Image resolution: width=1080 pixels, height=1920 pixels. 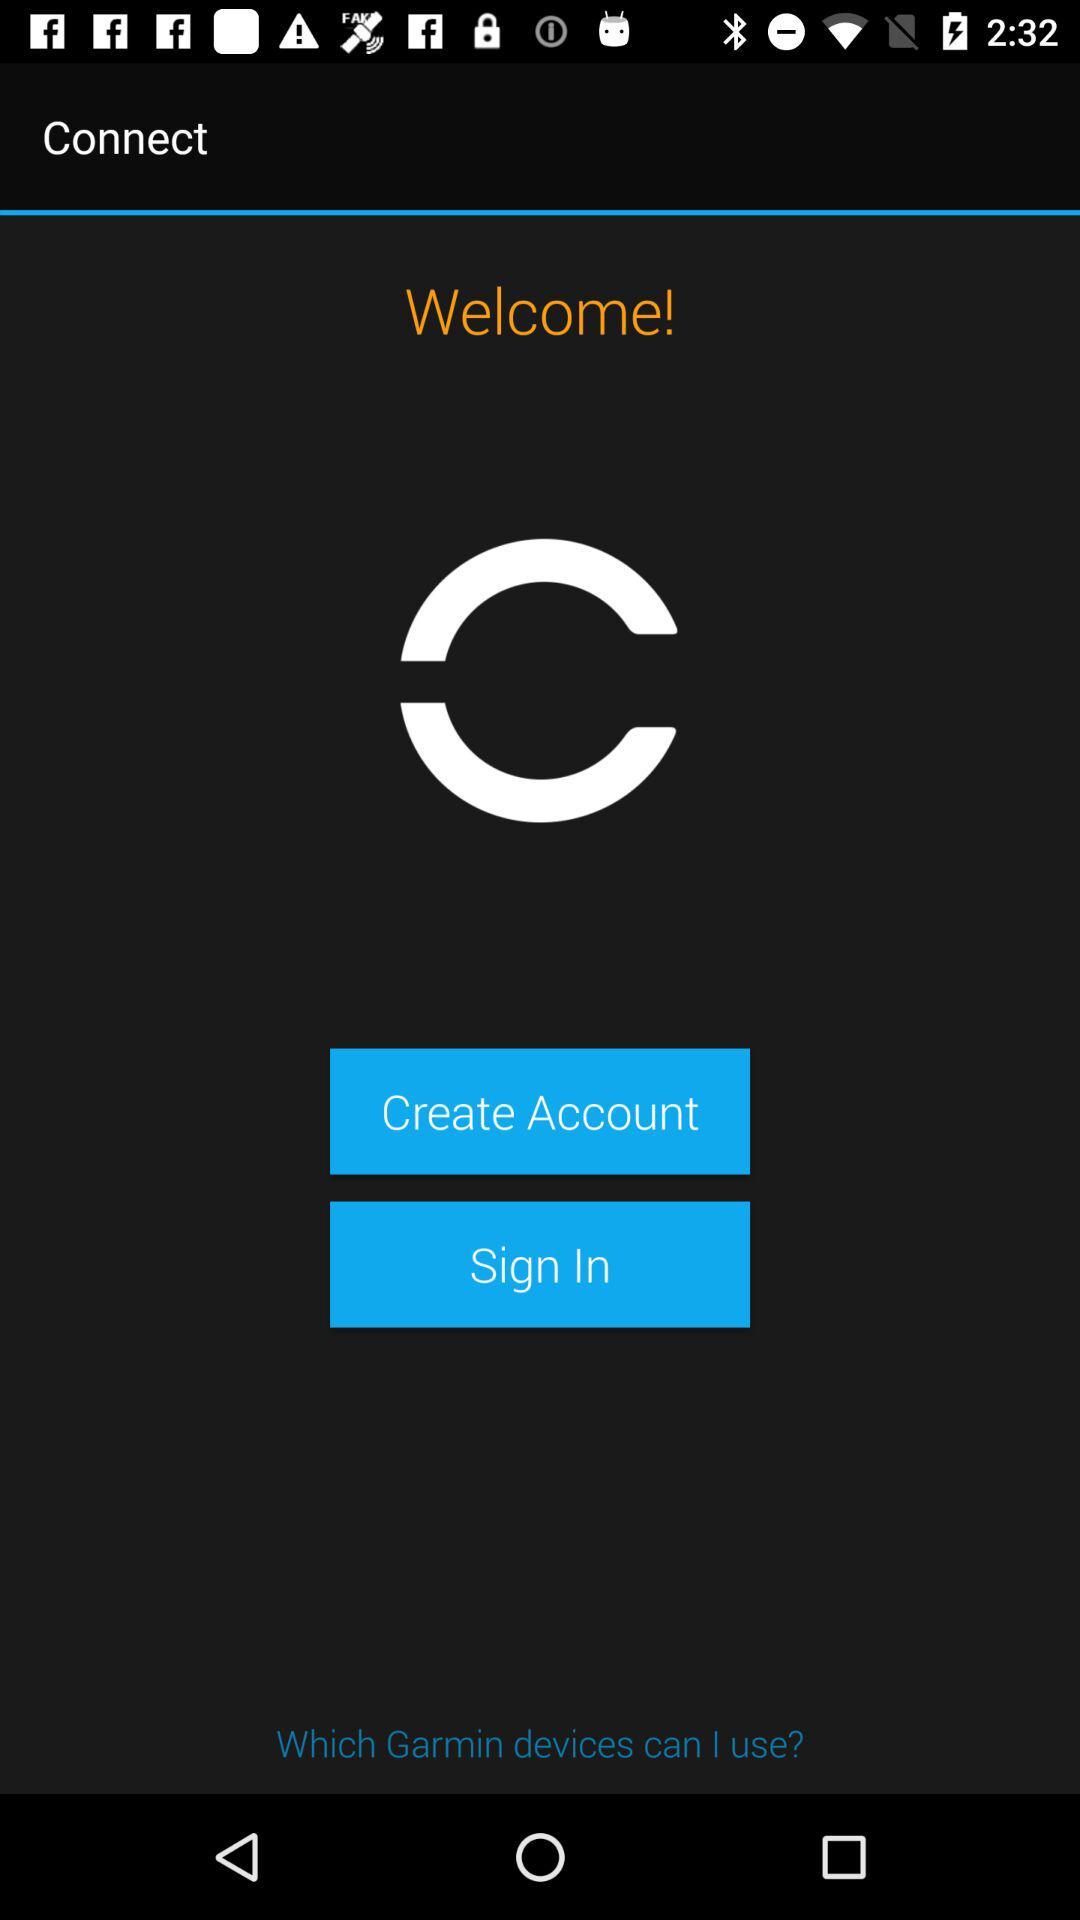 I want to click on icon below the sign in item, so click(x=540, y=1741).